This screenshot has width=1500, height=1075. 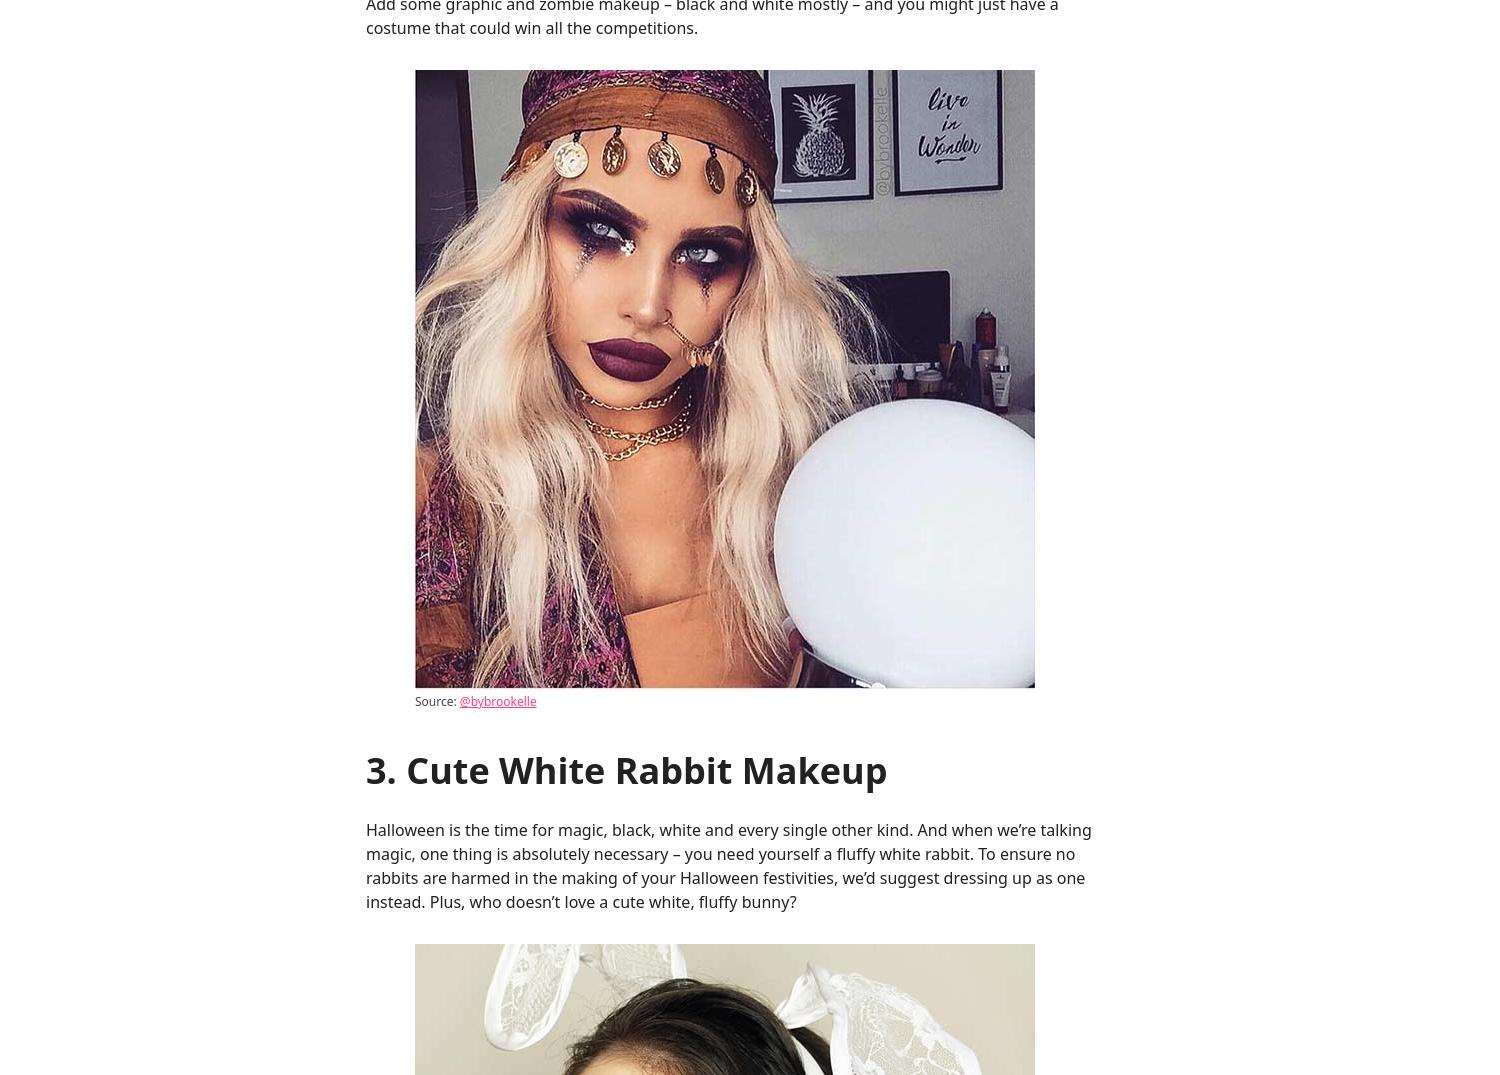 What do you see at coordinates (1212, 164) in the screenshot?
I see `'Lifestyle'` at bounding box center [1212, 164].